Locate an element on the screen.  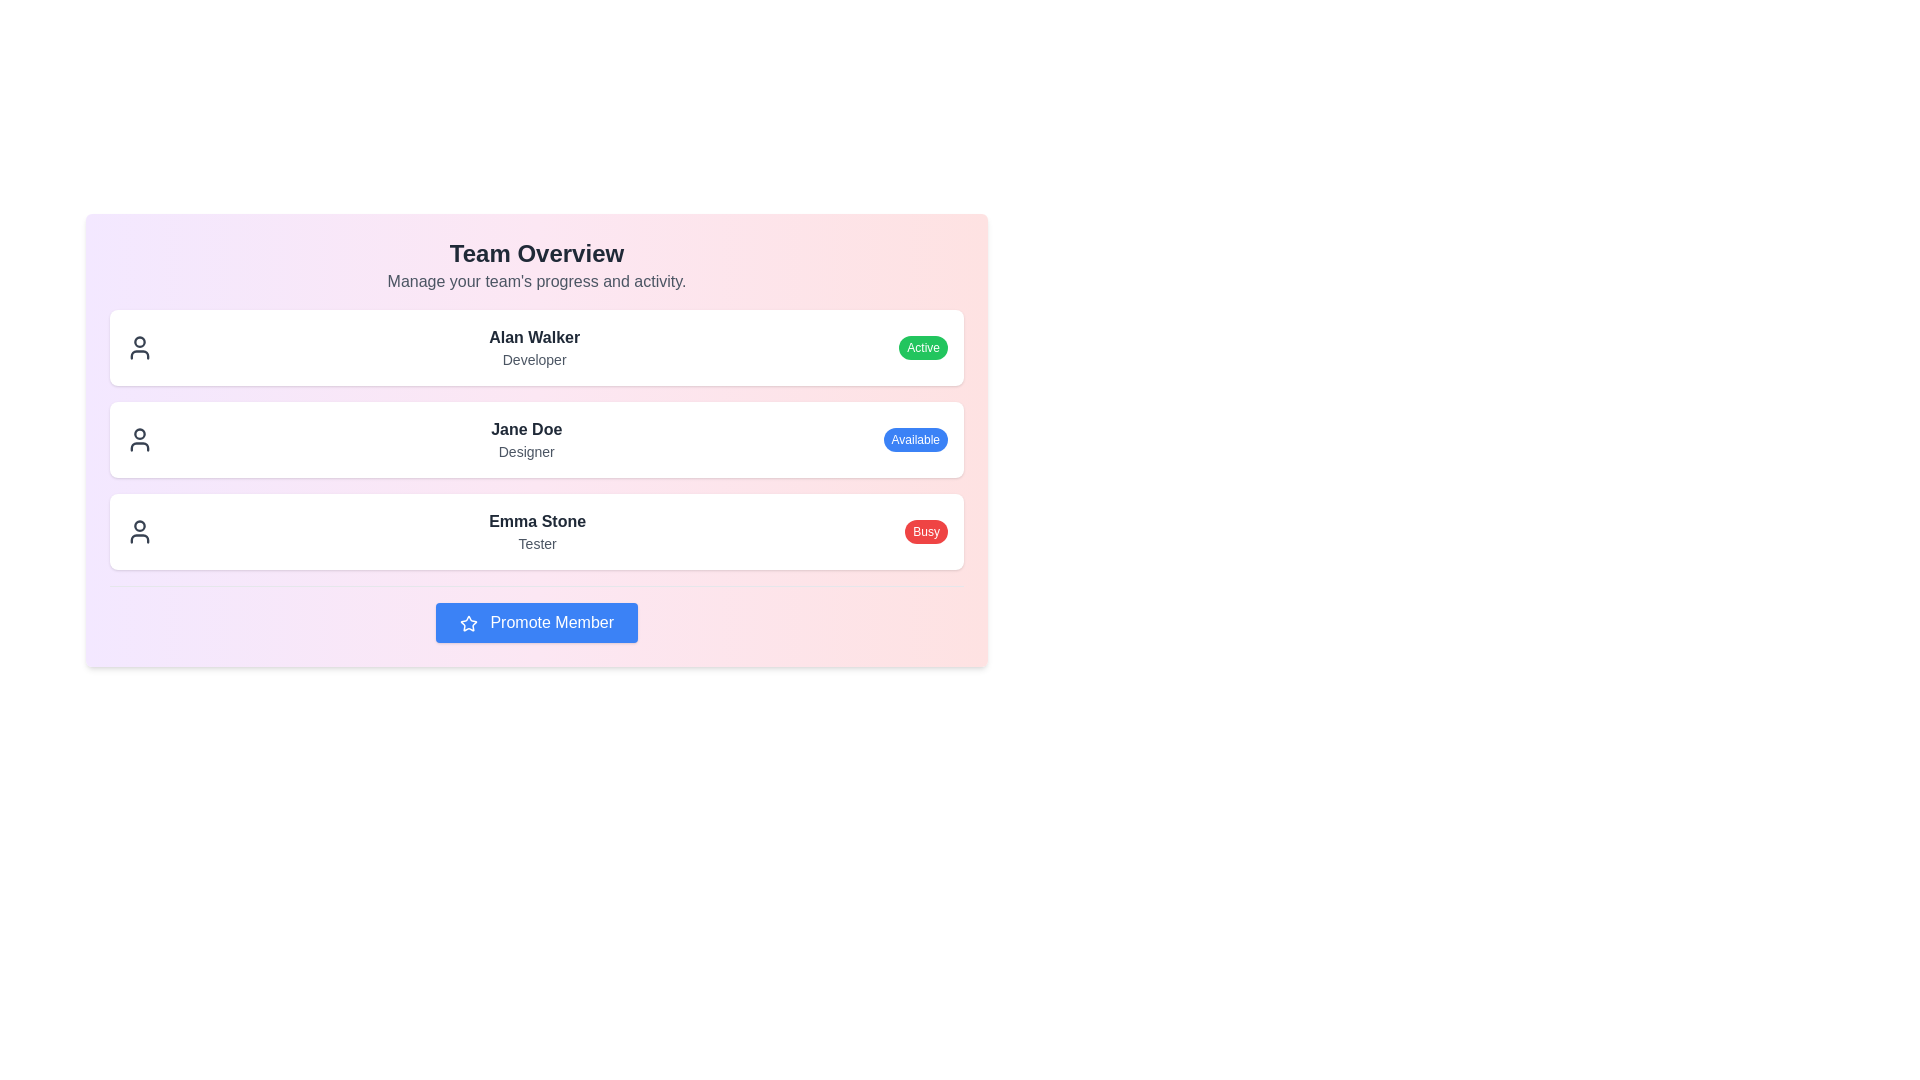
the user icon, which is styled in gray and located on the left side of the third card under the 'Team Overview' section, aligned with the text 'Emma Stone' and 'Tester' is located at coordinates (138, 531).